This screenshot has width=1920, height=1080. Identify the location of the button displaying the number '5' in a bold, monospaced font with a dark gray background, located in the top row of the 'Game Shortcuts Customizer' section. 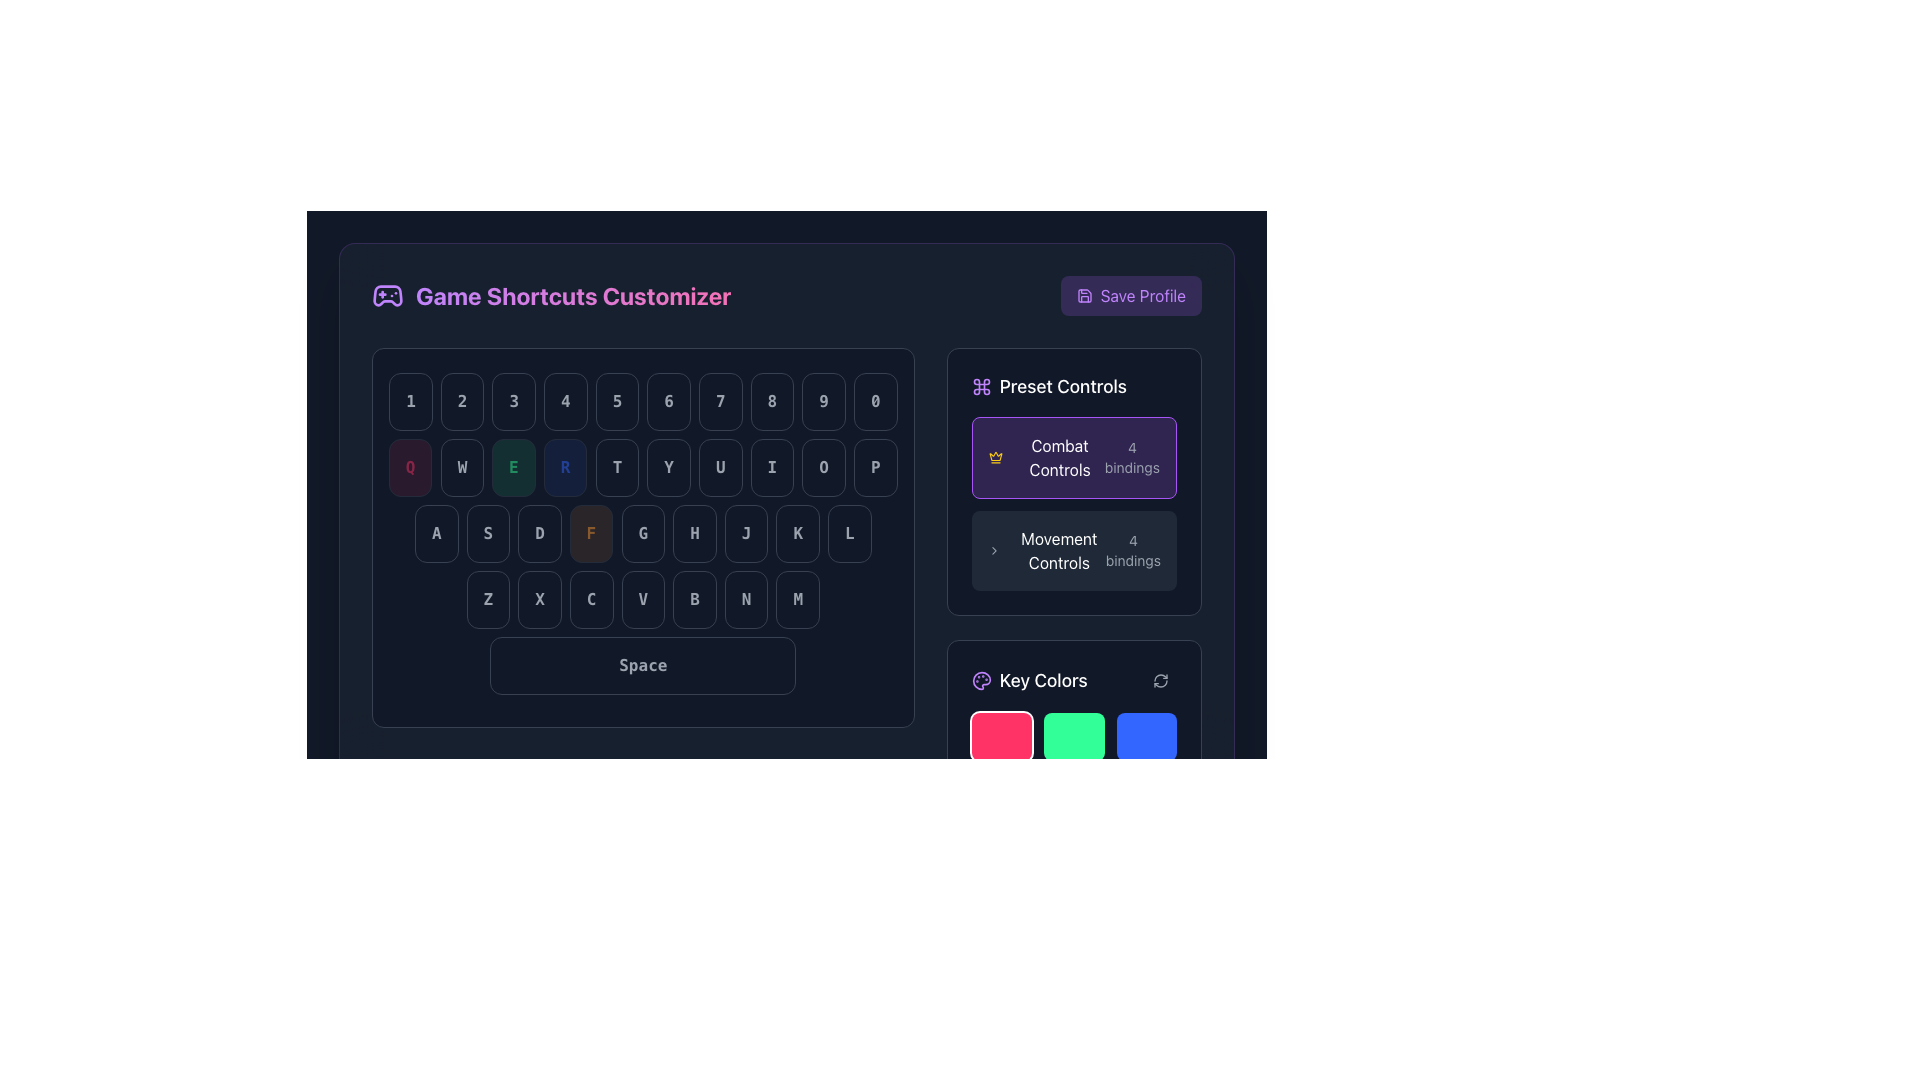
(616, 401).